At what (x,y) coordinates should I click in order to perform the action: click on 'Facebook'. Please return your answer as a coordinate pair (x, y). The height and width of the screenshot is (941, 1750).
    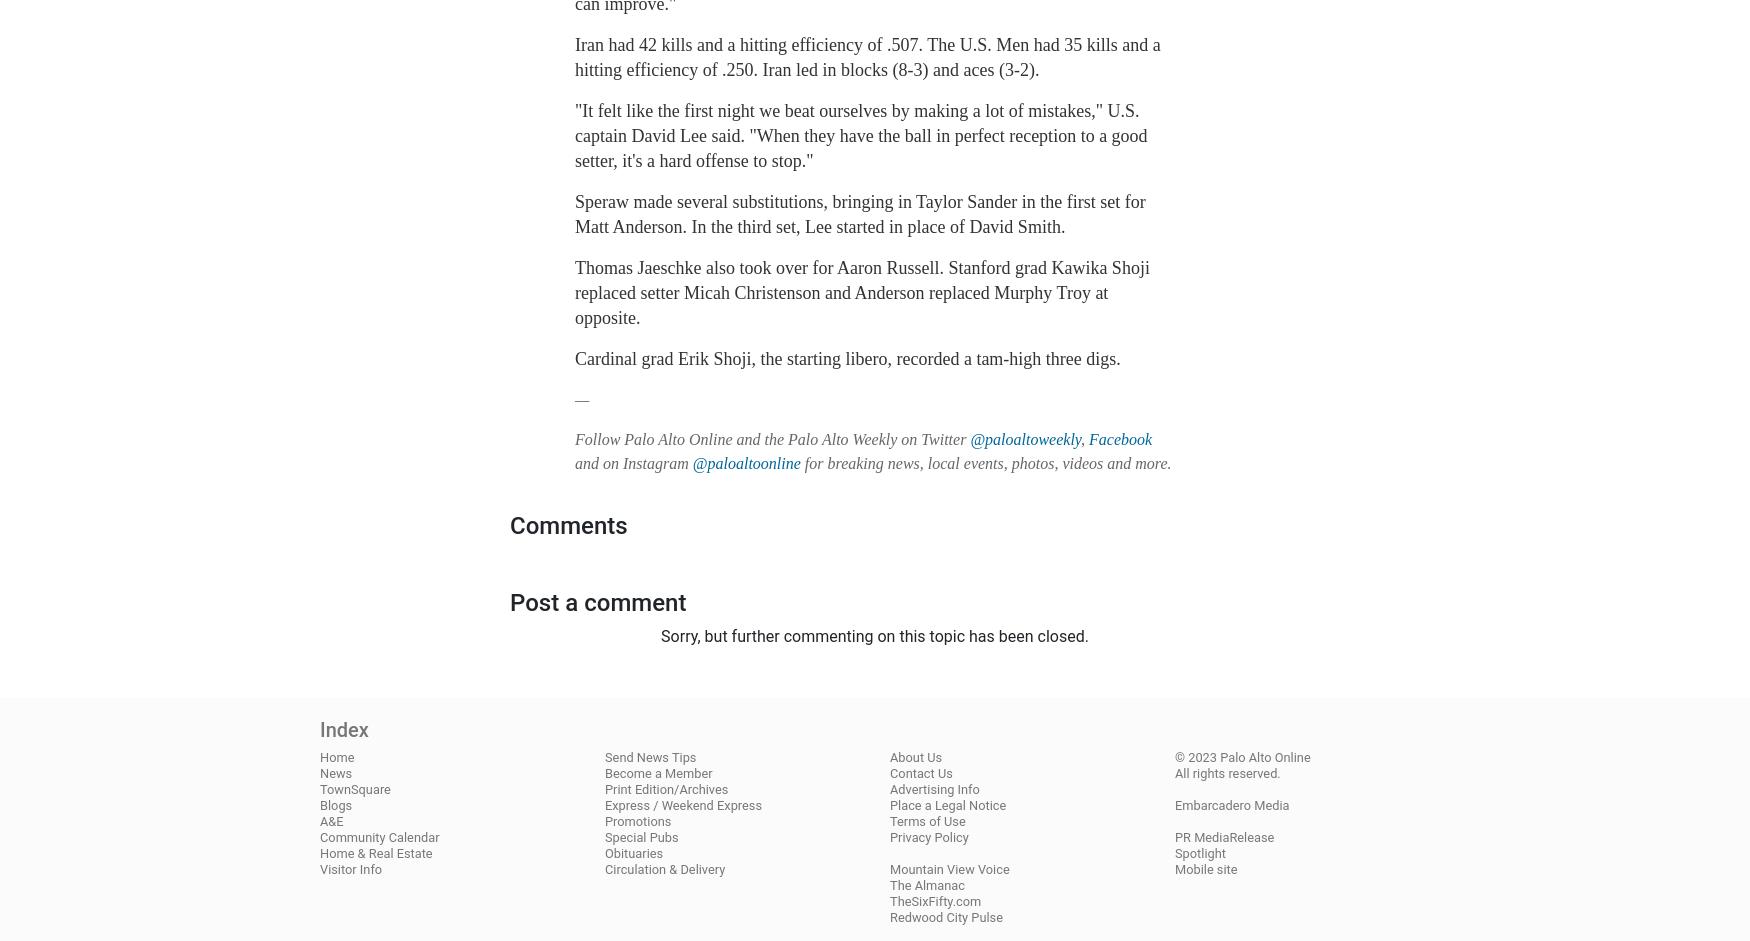
    Looking at the image, I should click on (1089, 439).